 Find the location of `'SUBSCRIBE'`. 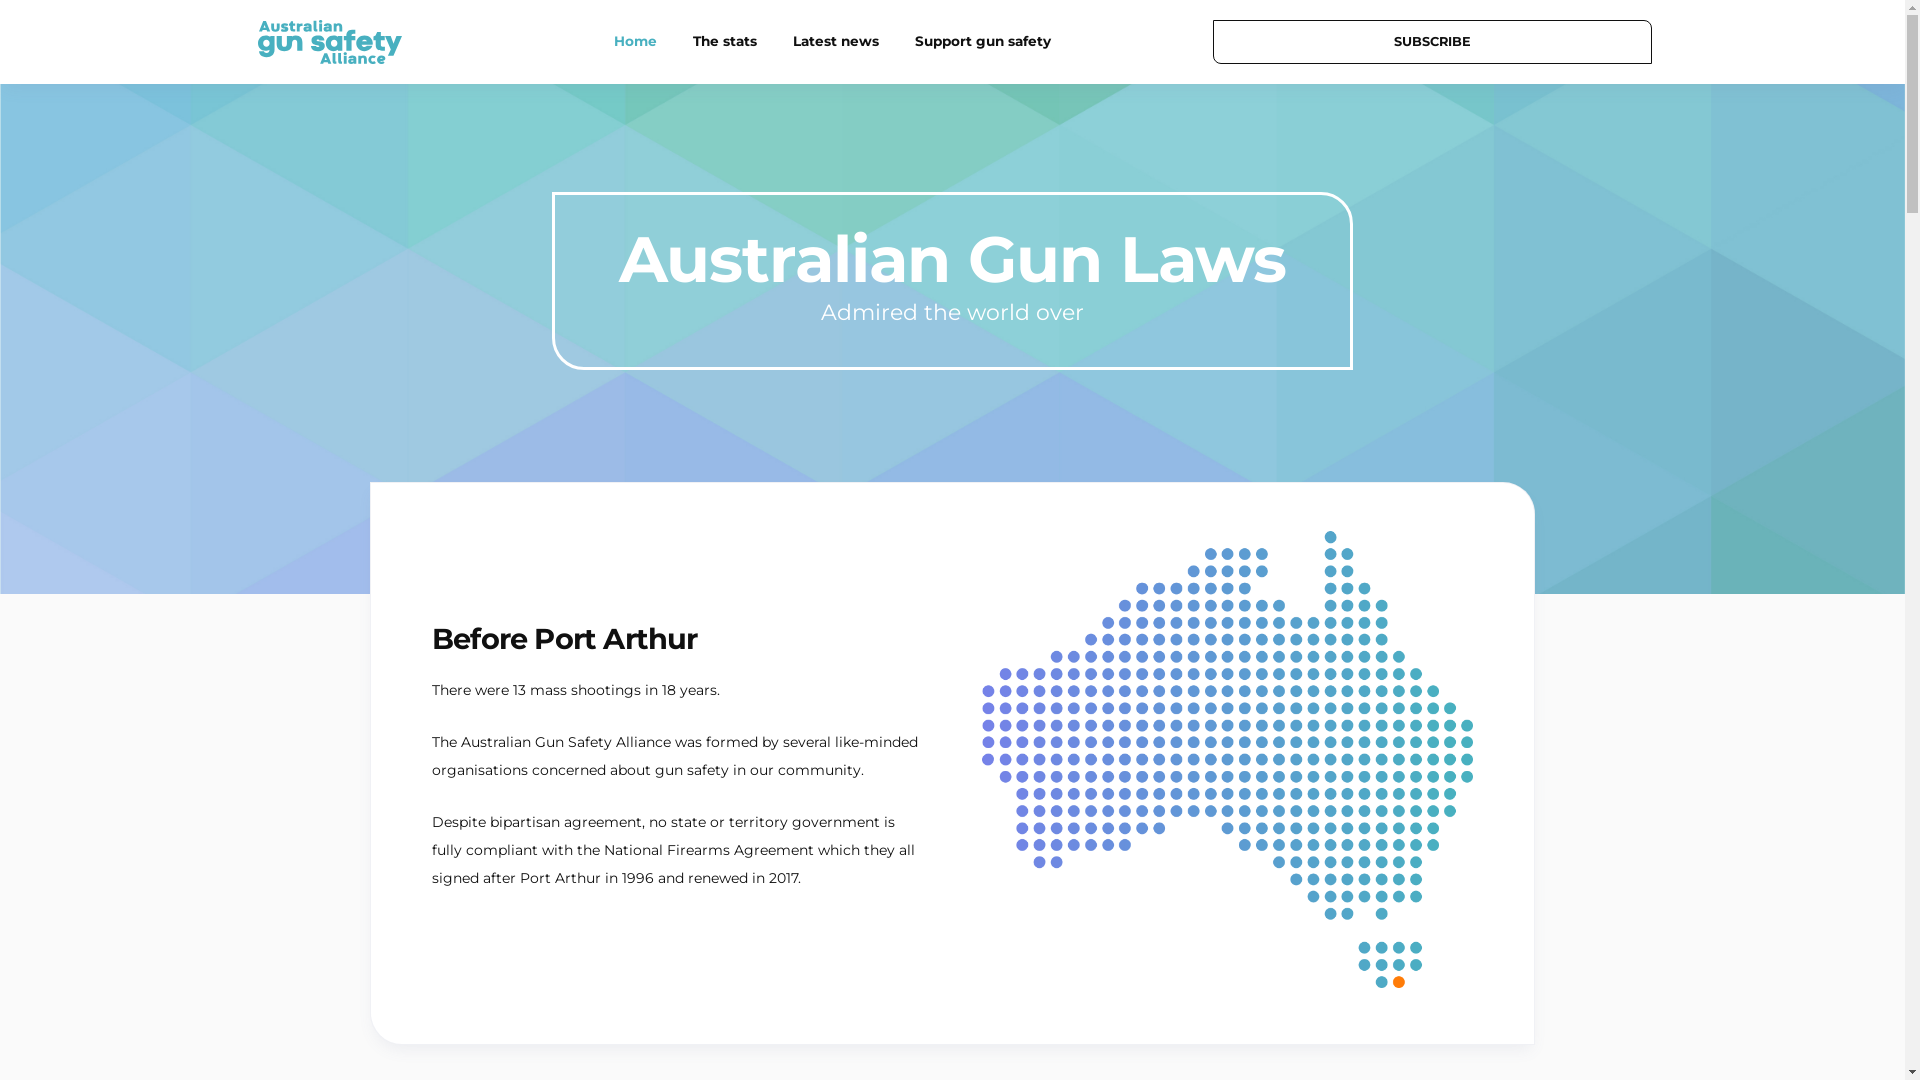

'SUBSCRIBE' is located at coordinates (1431, 42).